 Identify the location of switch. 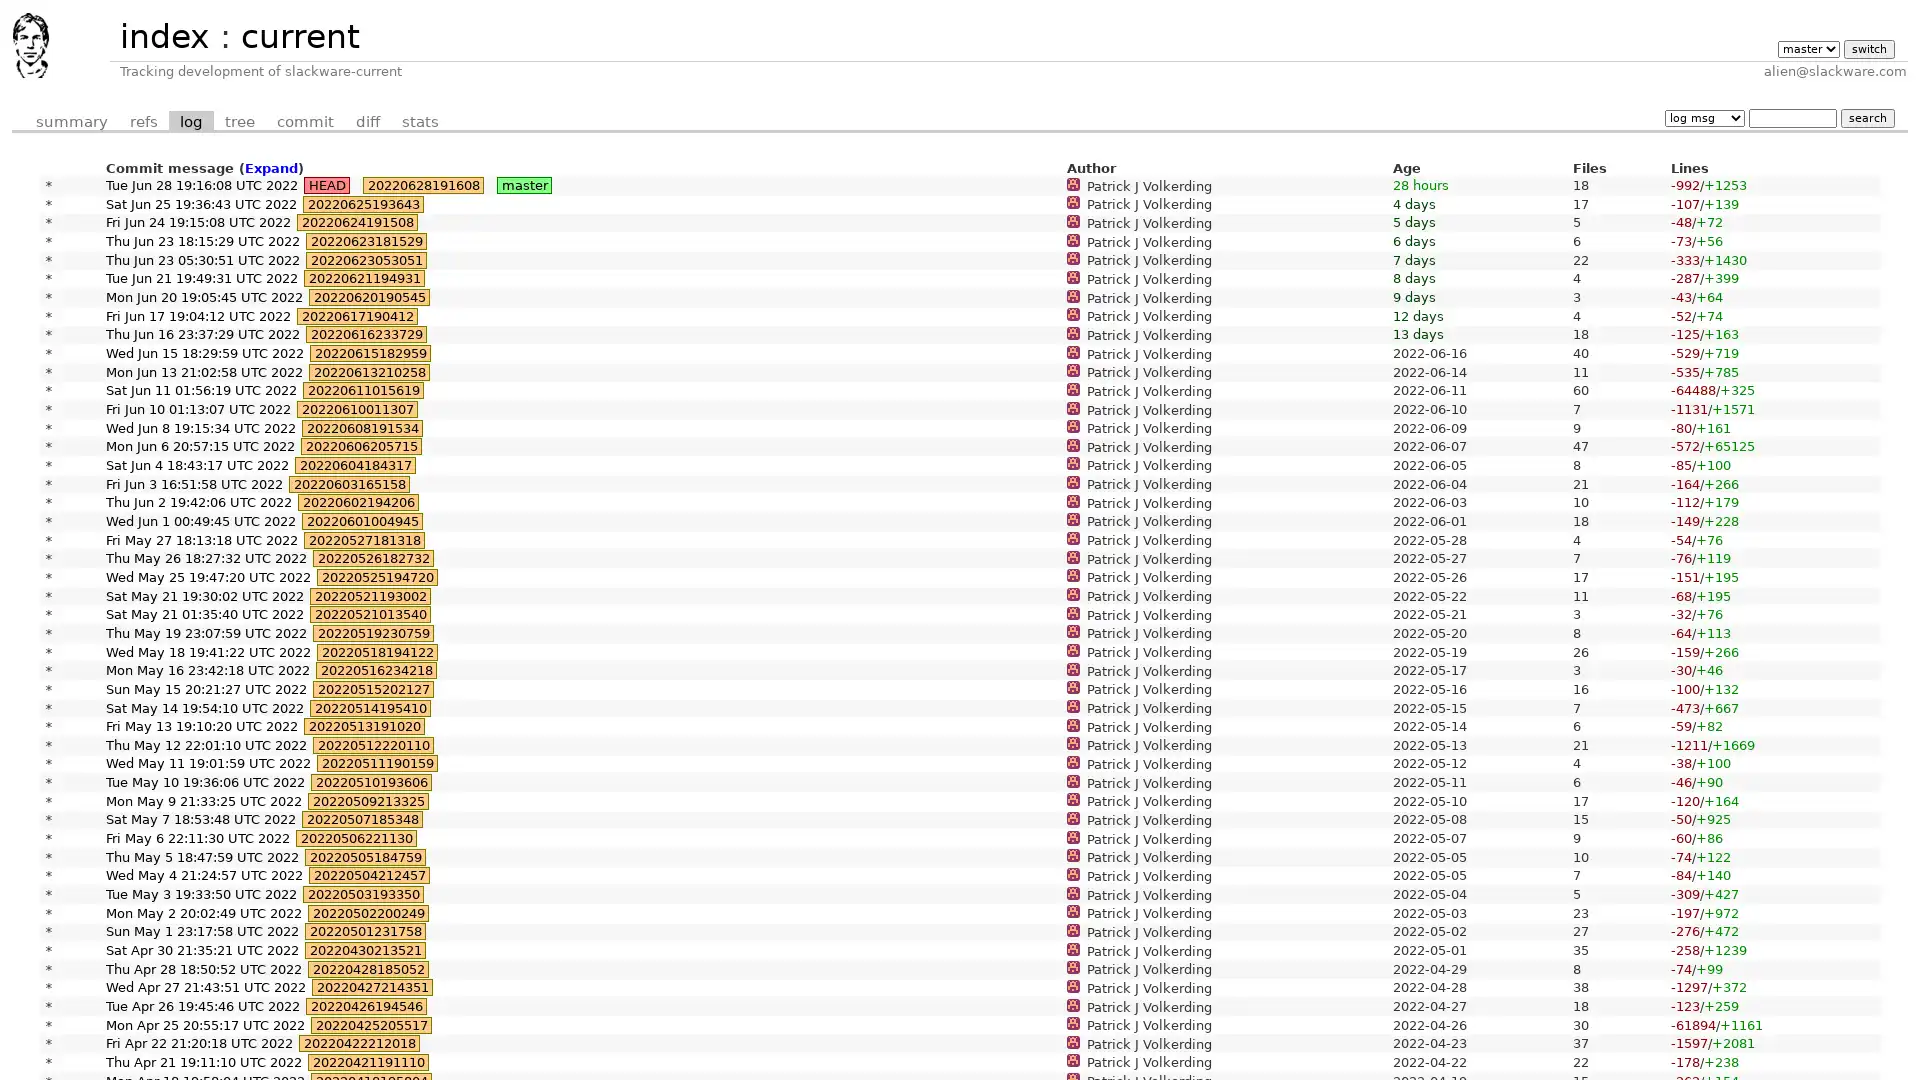
(1867, 47).